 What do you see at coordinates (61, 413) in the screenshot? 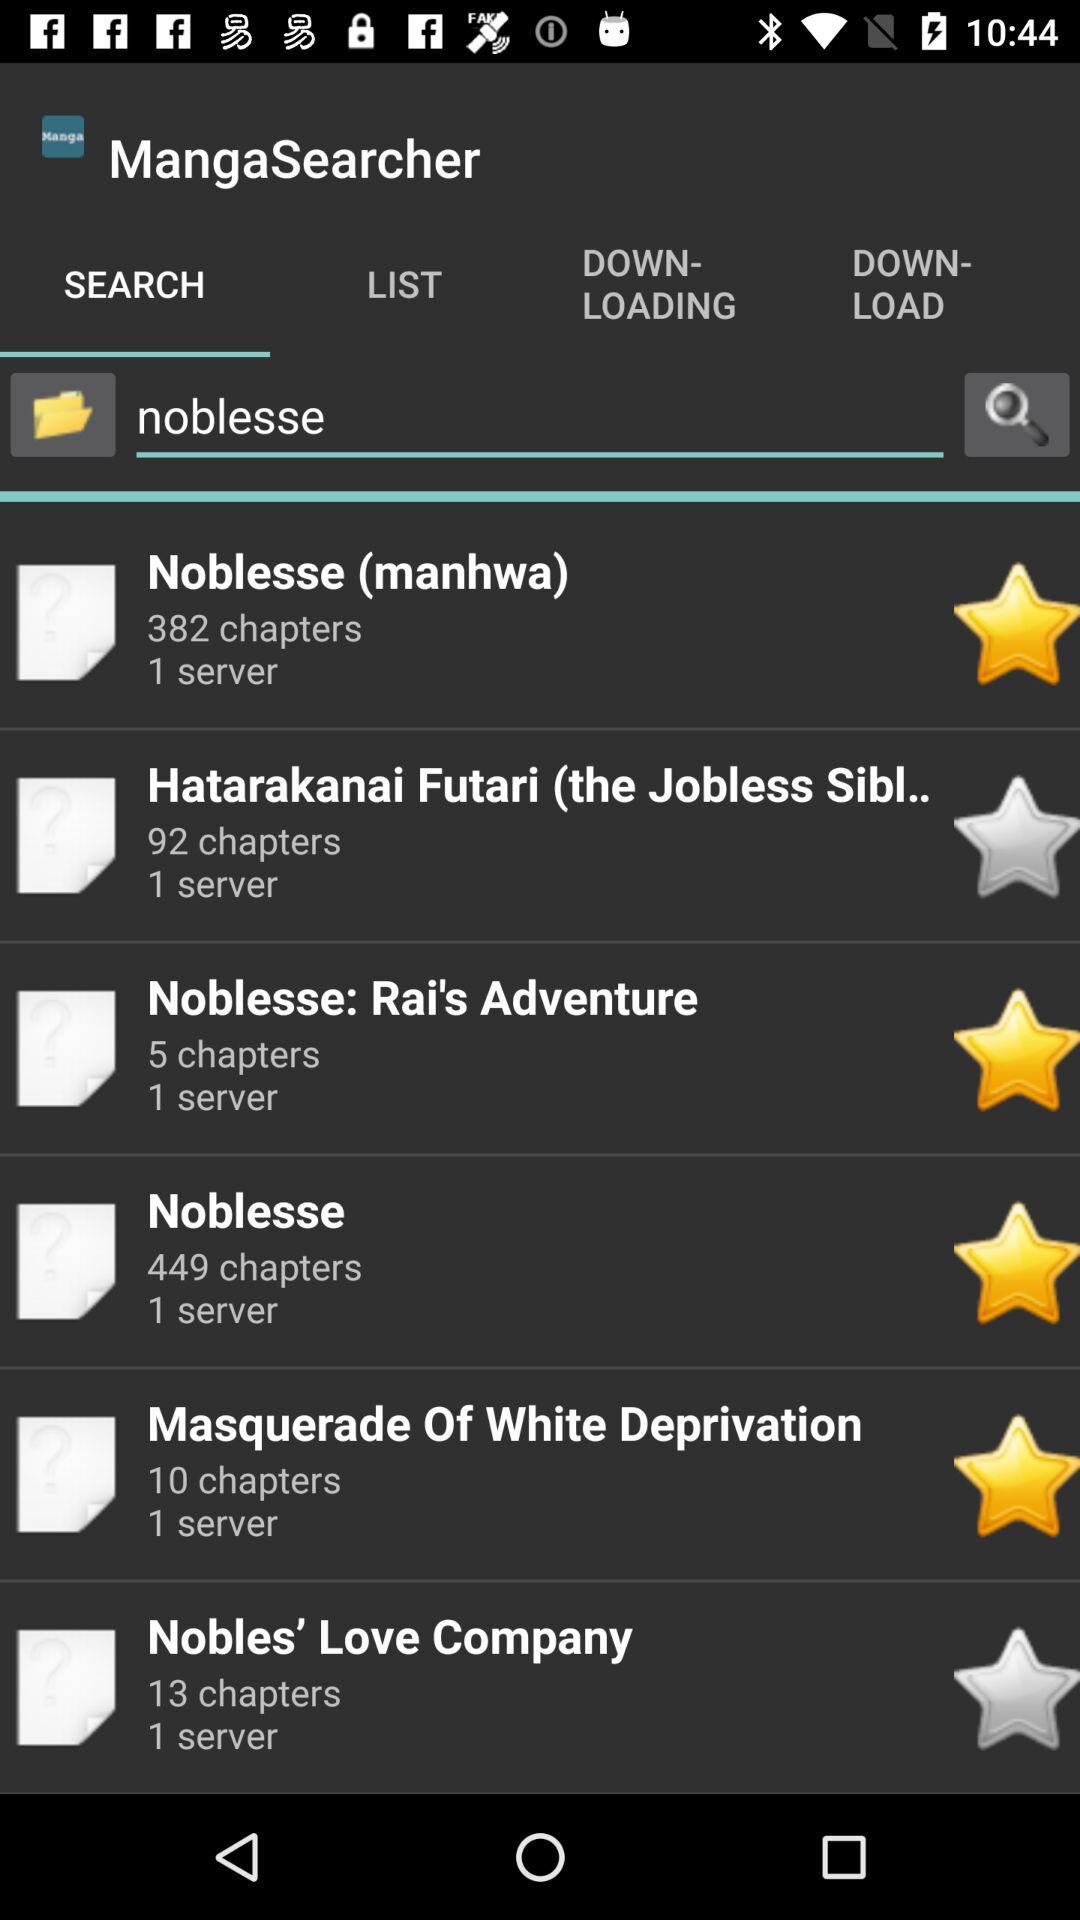
I see `the folder icon` at bounding box center [61, 413].